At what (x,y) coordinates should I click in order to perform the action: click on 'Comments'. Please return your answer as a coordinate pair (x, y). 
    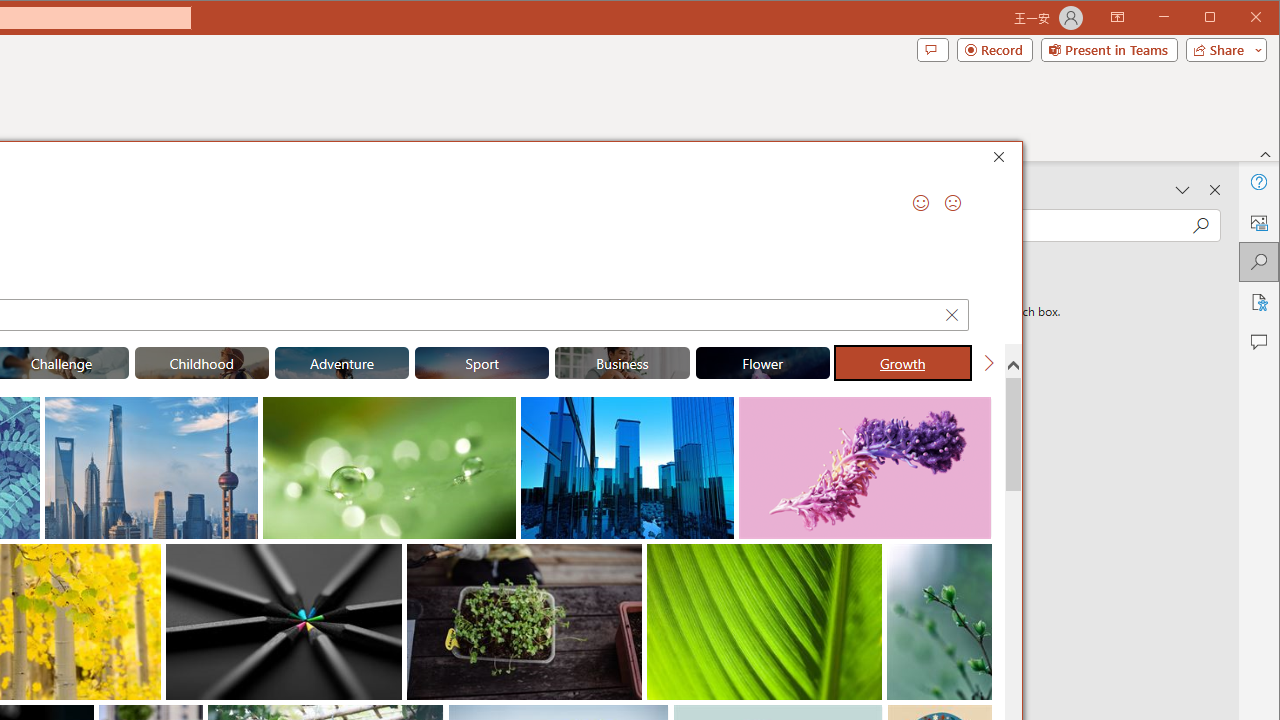
    Looking at the image, I should click on (931, 49).